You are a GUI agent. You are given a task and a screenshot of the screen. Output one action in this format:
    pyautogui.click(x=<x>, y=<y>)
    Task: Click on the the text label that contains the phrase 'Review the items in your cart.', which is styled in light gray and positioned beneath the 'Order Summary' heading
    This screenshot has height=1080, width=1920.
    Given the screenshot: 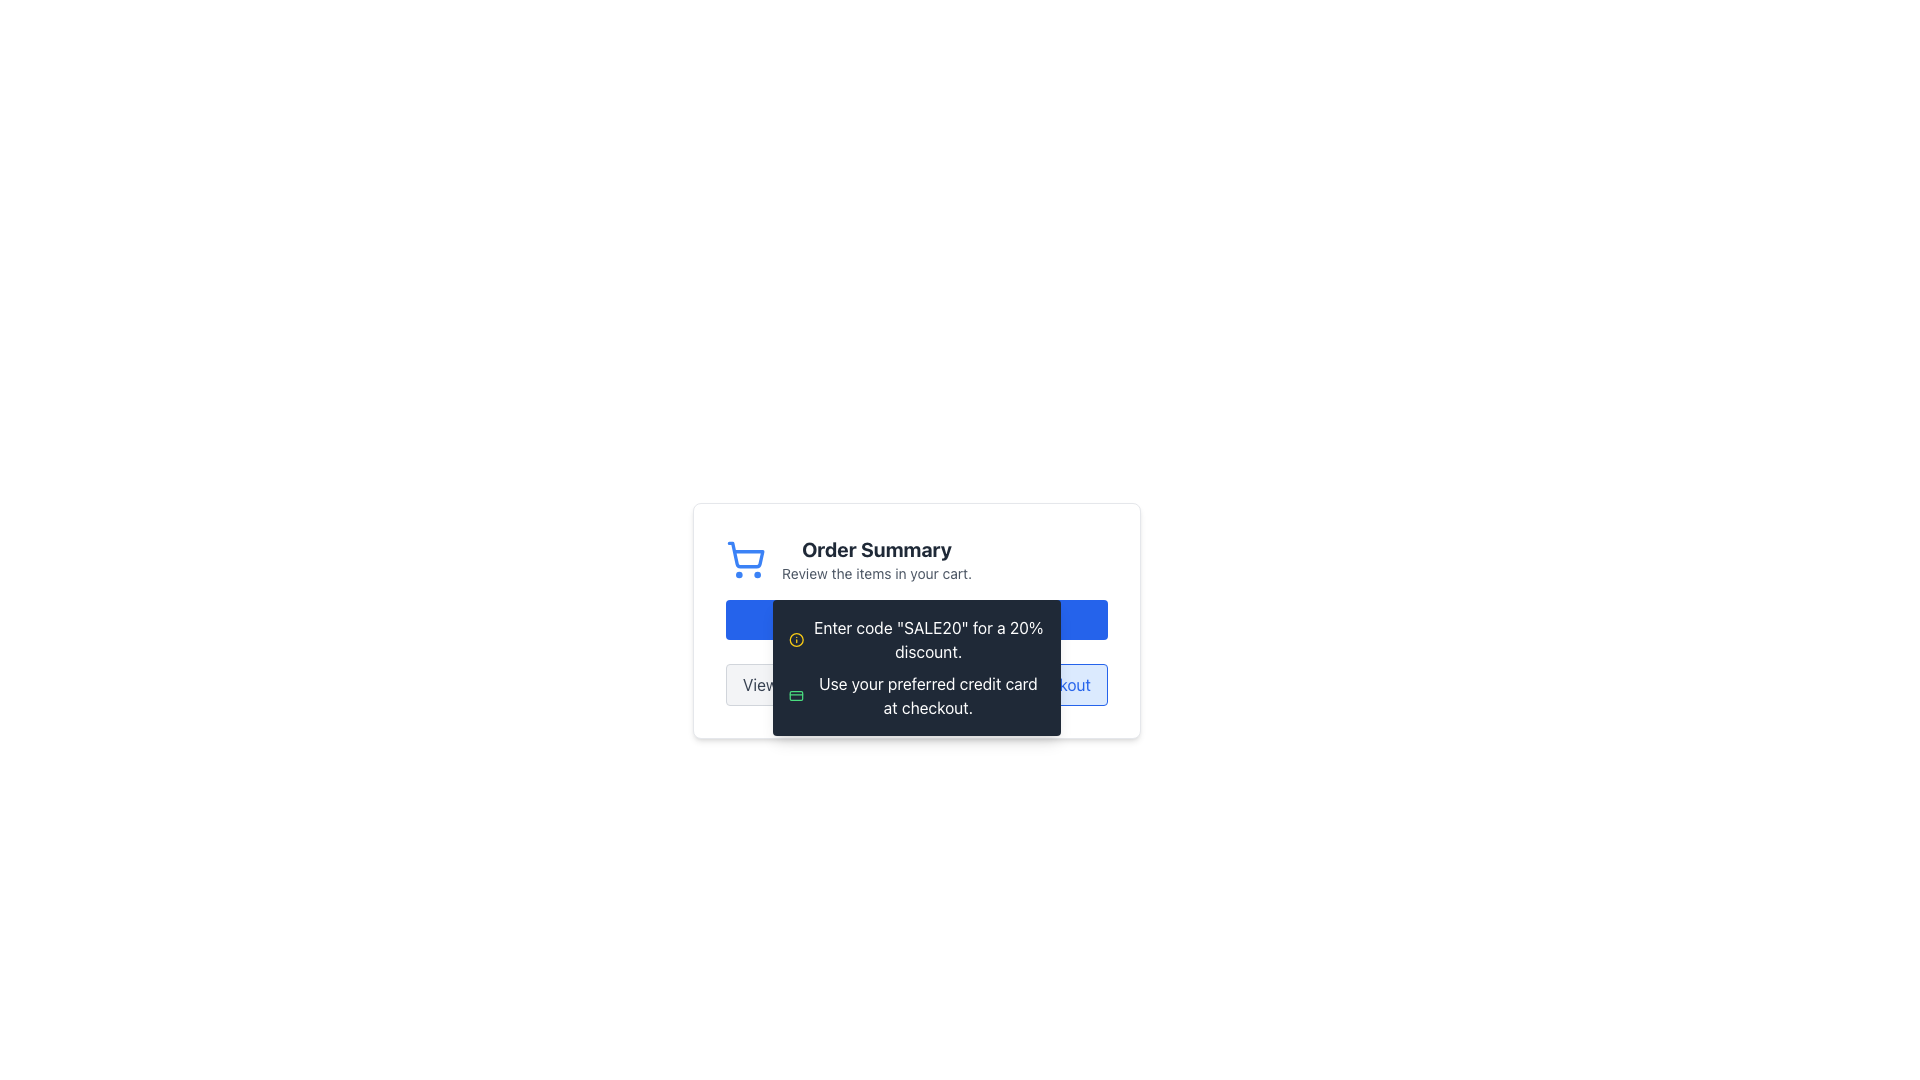 What is the action you would take?
    pyautogui.click(x=877, y=574)
    